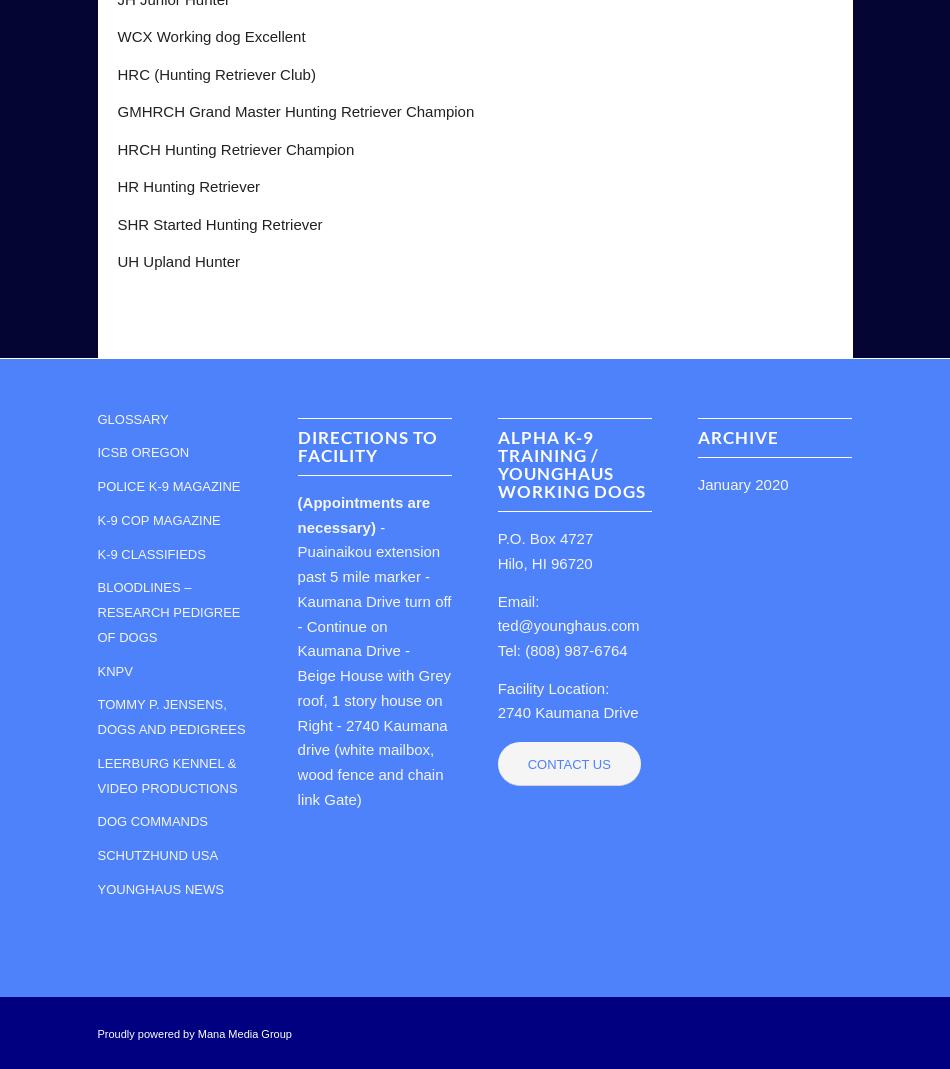 The width and height of the screenshot is (950, 1069). Describe the element at coordinates (235, 148) in the screenshot. I see `'HRCH Hunting Retriever Champion'` at that location.